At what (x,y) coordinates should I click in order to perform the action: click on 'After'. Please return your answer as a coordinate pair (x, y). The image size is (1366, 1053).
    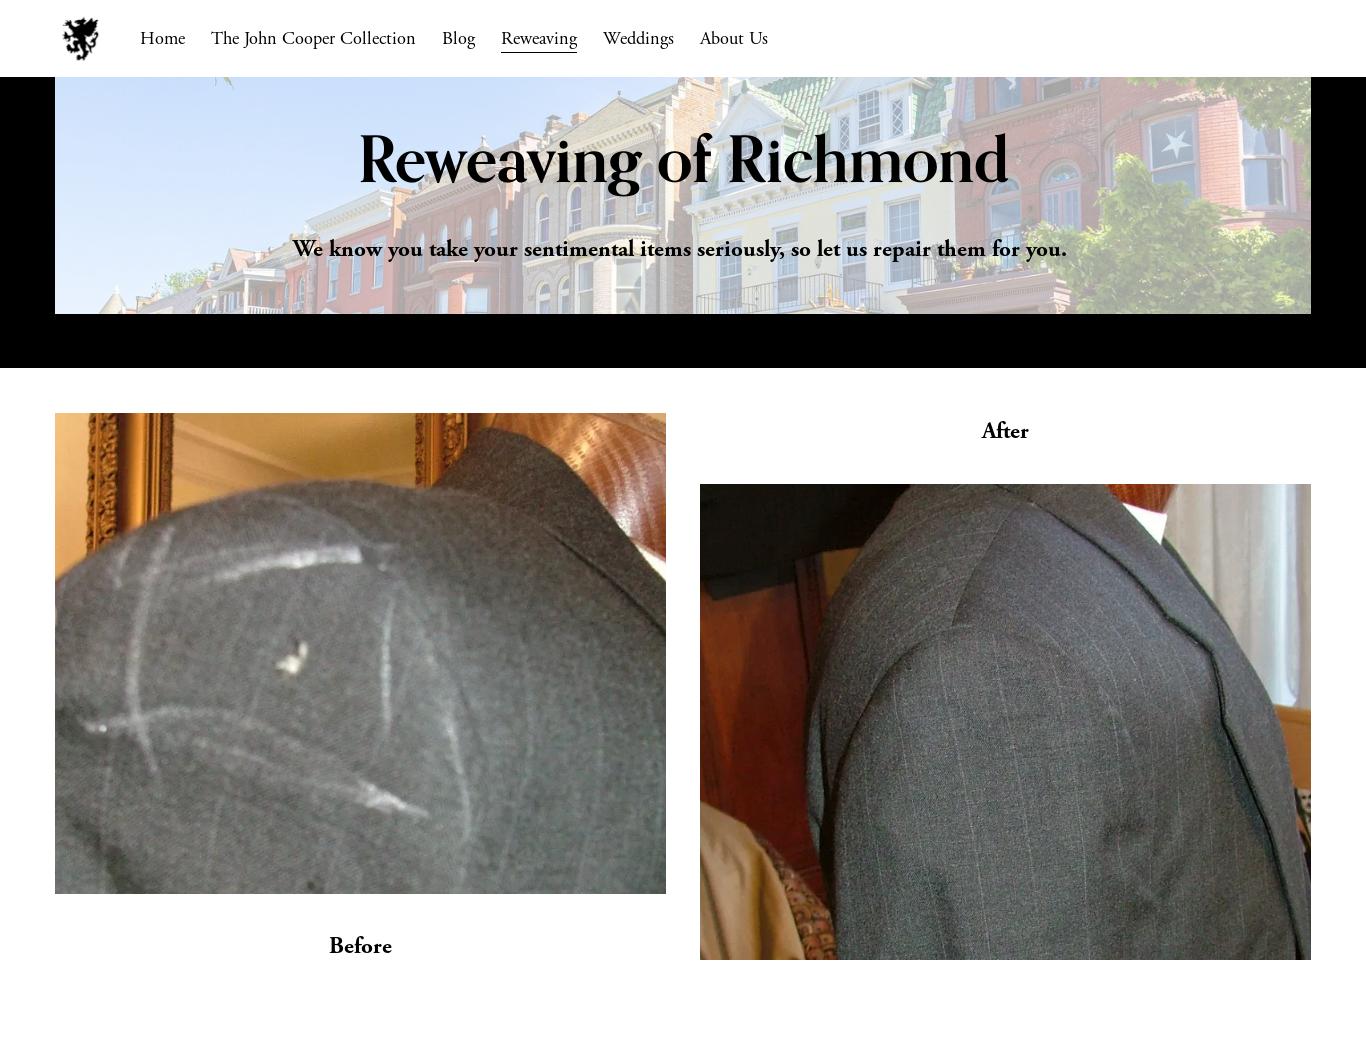
    Looking at the image, I should click on (1005, 431).